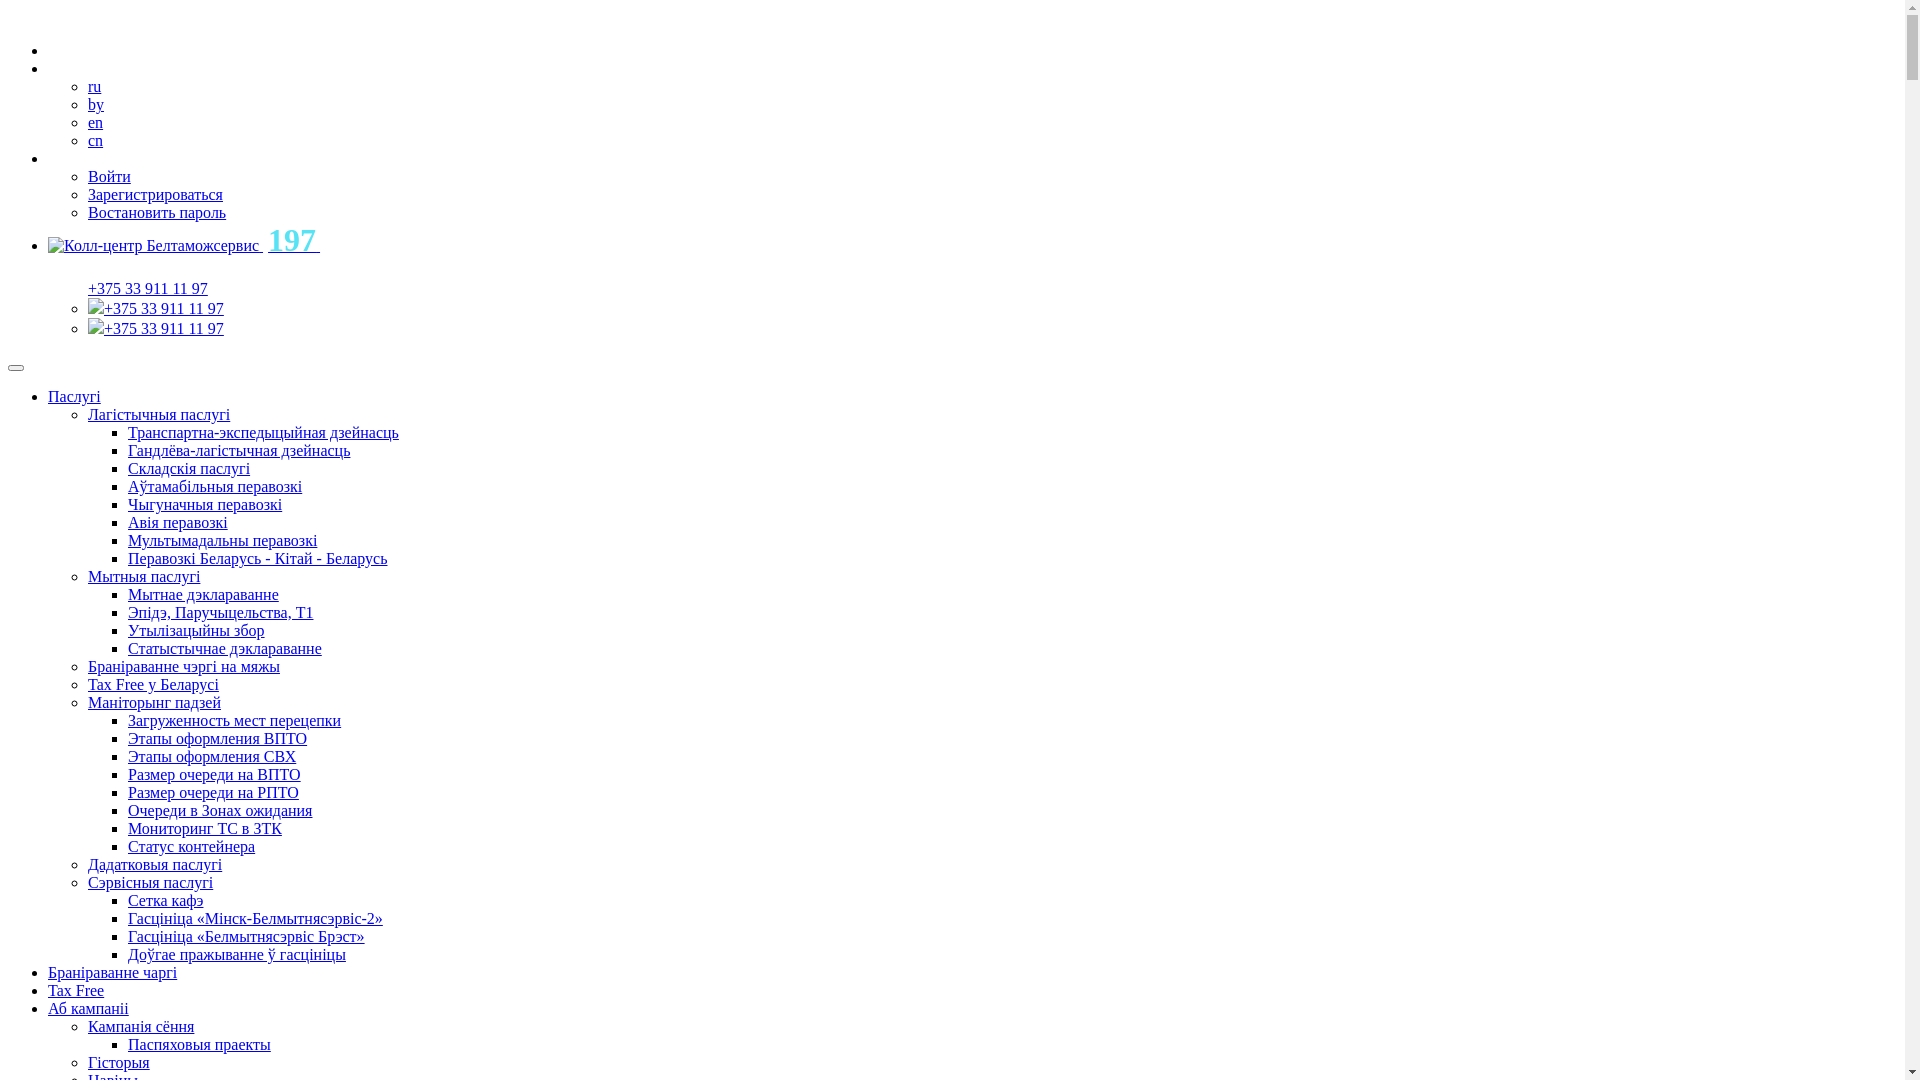 This screenshot has width=1920, height=1080. I want to click on 'ru', so click(86, 85).